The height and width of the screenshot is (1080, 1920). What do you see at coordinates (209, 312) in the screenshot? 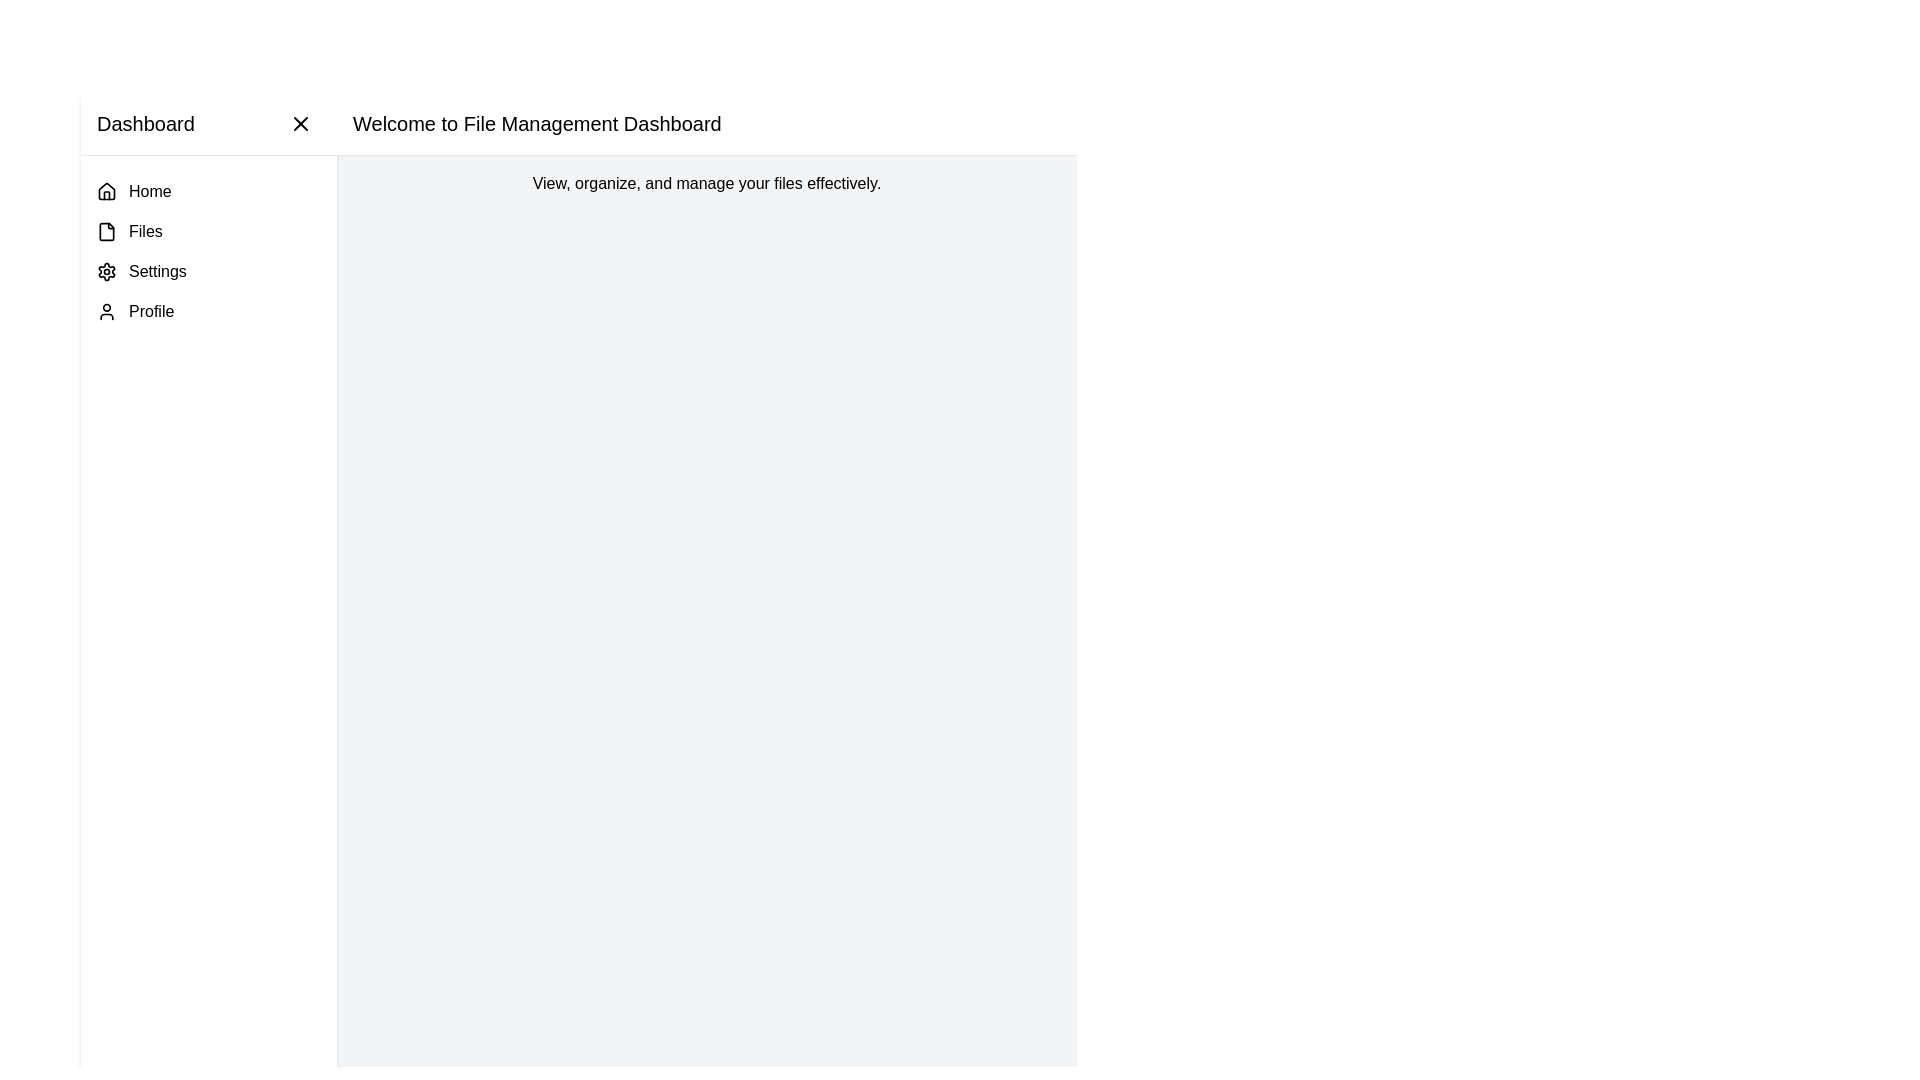
I see `the profile navigation button located in the left sidebar, which is the fourth item in the vertical list below the 'Settings' button` at bounding box center [209, 312].